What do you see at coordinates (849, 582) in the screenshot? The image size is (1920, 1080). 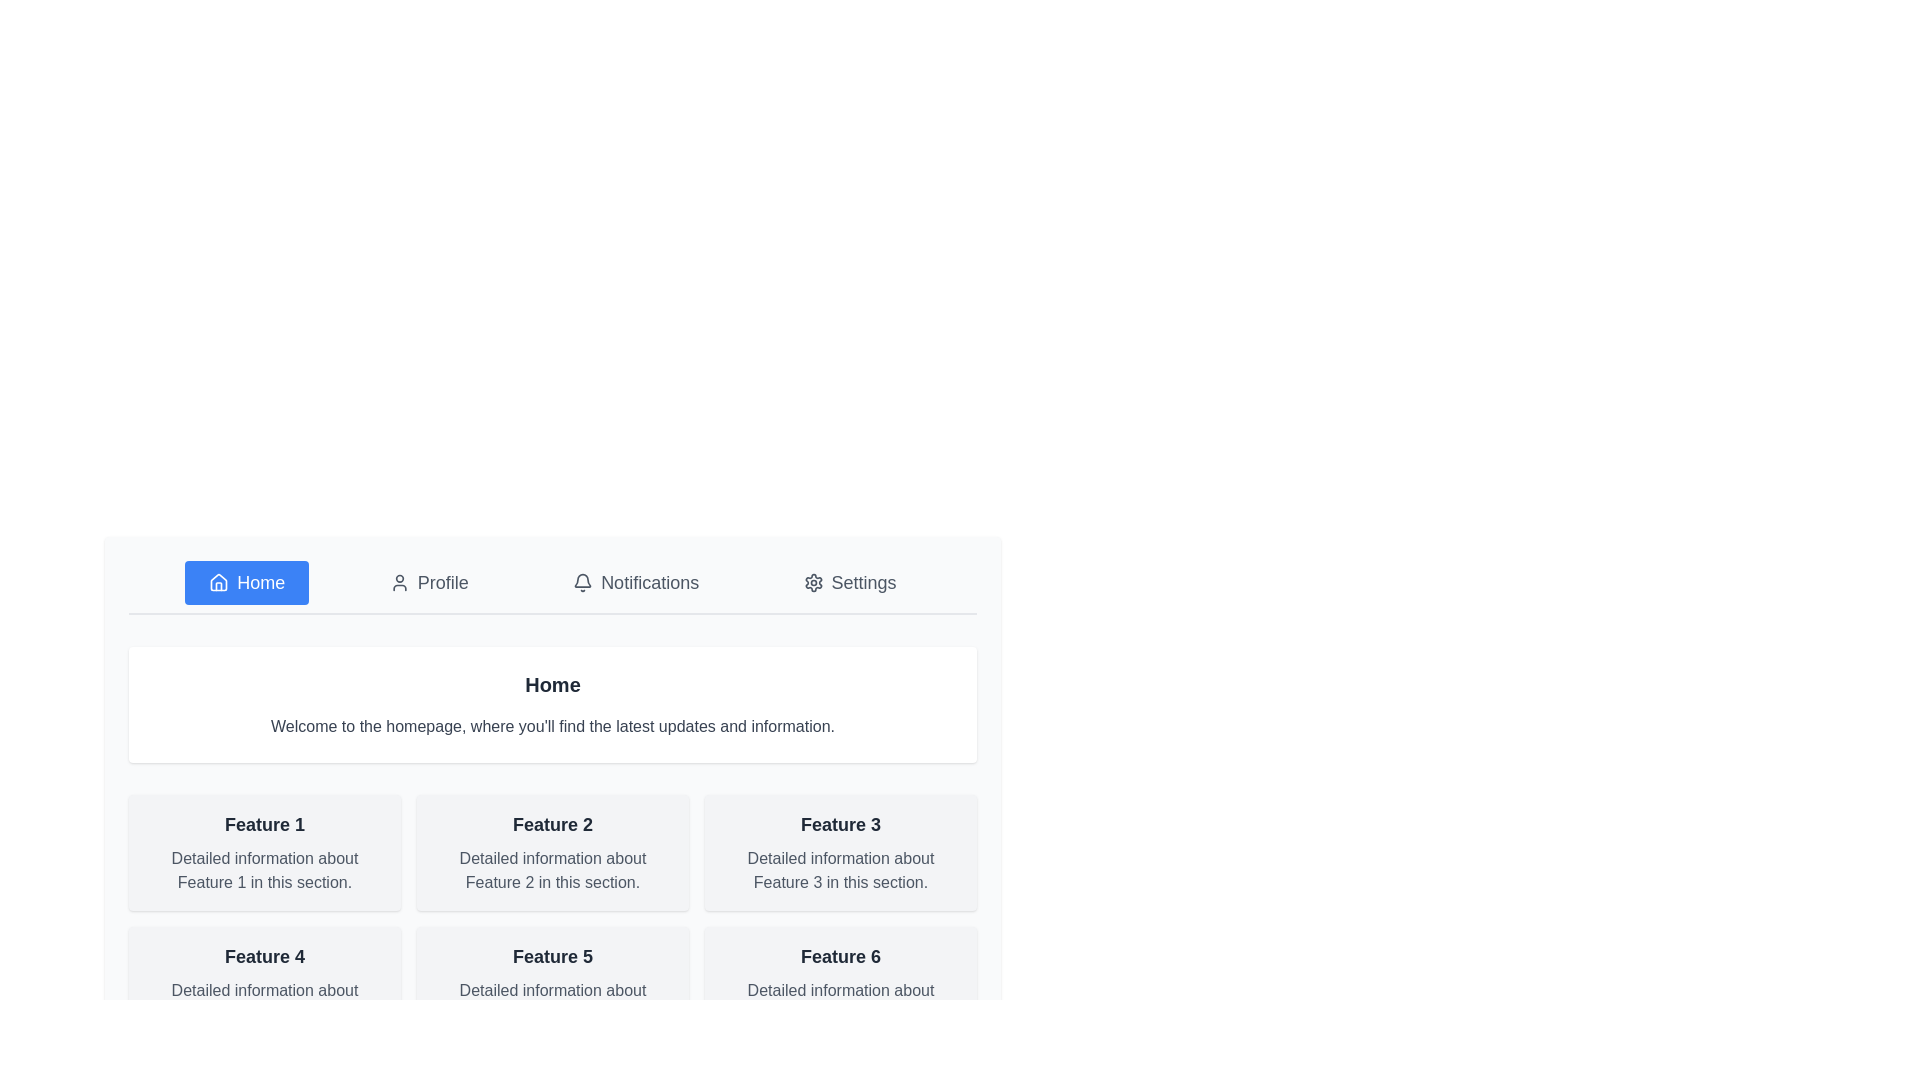 I see `the 'Settings' button, which is the fourth button in the horizontal navigation bar, to change its appearance` at bounding box center [849, 582].